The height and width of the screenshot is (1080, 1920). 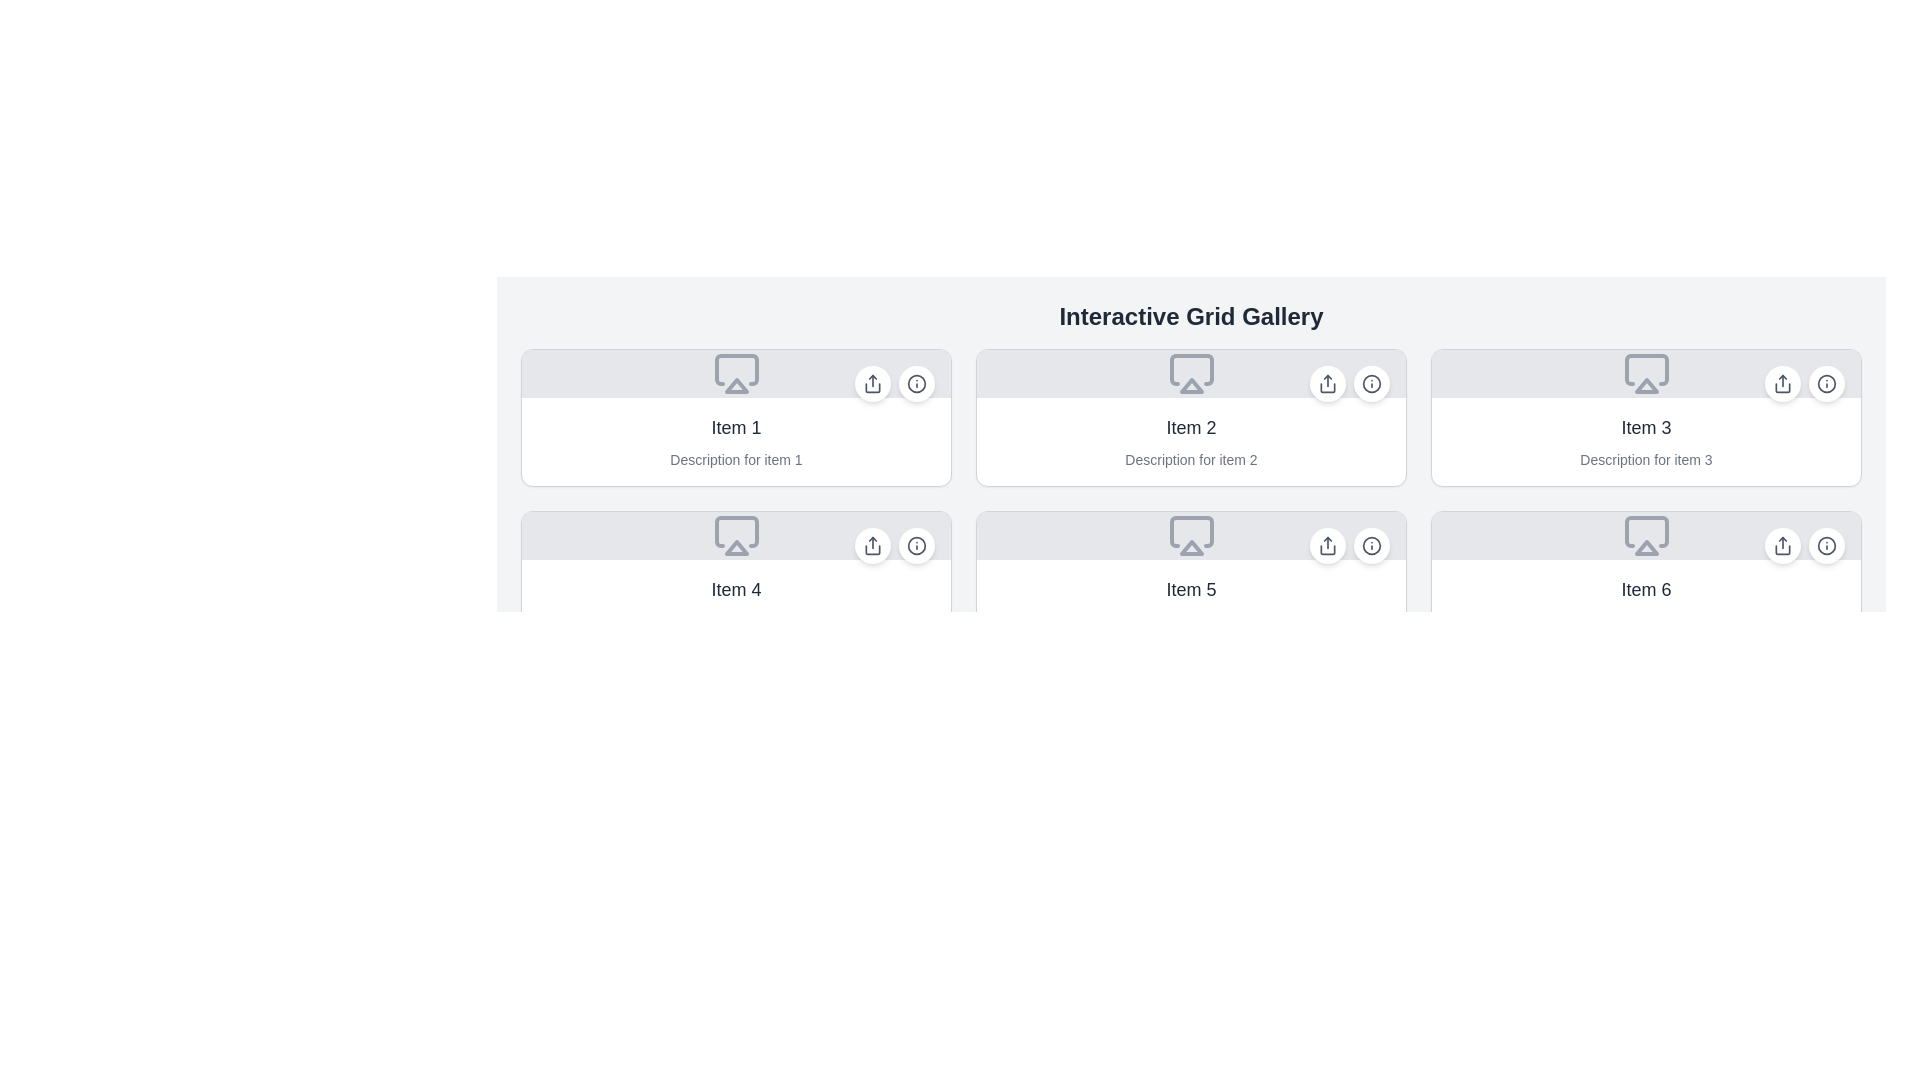 I want to click on the overlay positioned over the third item in the upper row of the grid layout, which overlays the content including the title 'Item 3' and the description 'Description for item 3', so click(x=1646, y=416).